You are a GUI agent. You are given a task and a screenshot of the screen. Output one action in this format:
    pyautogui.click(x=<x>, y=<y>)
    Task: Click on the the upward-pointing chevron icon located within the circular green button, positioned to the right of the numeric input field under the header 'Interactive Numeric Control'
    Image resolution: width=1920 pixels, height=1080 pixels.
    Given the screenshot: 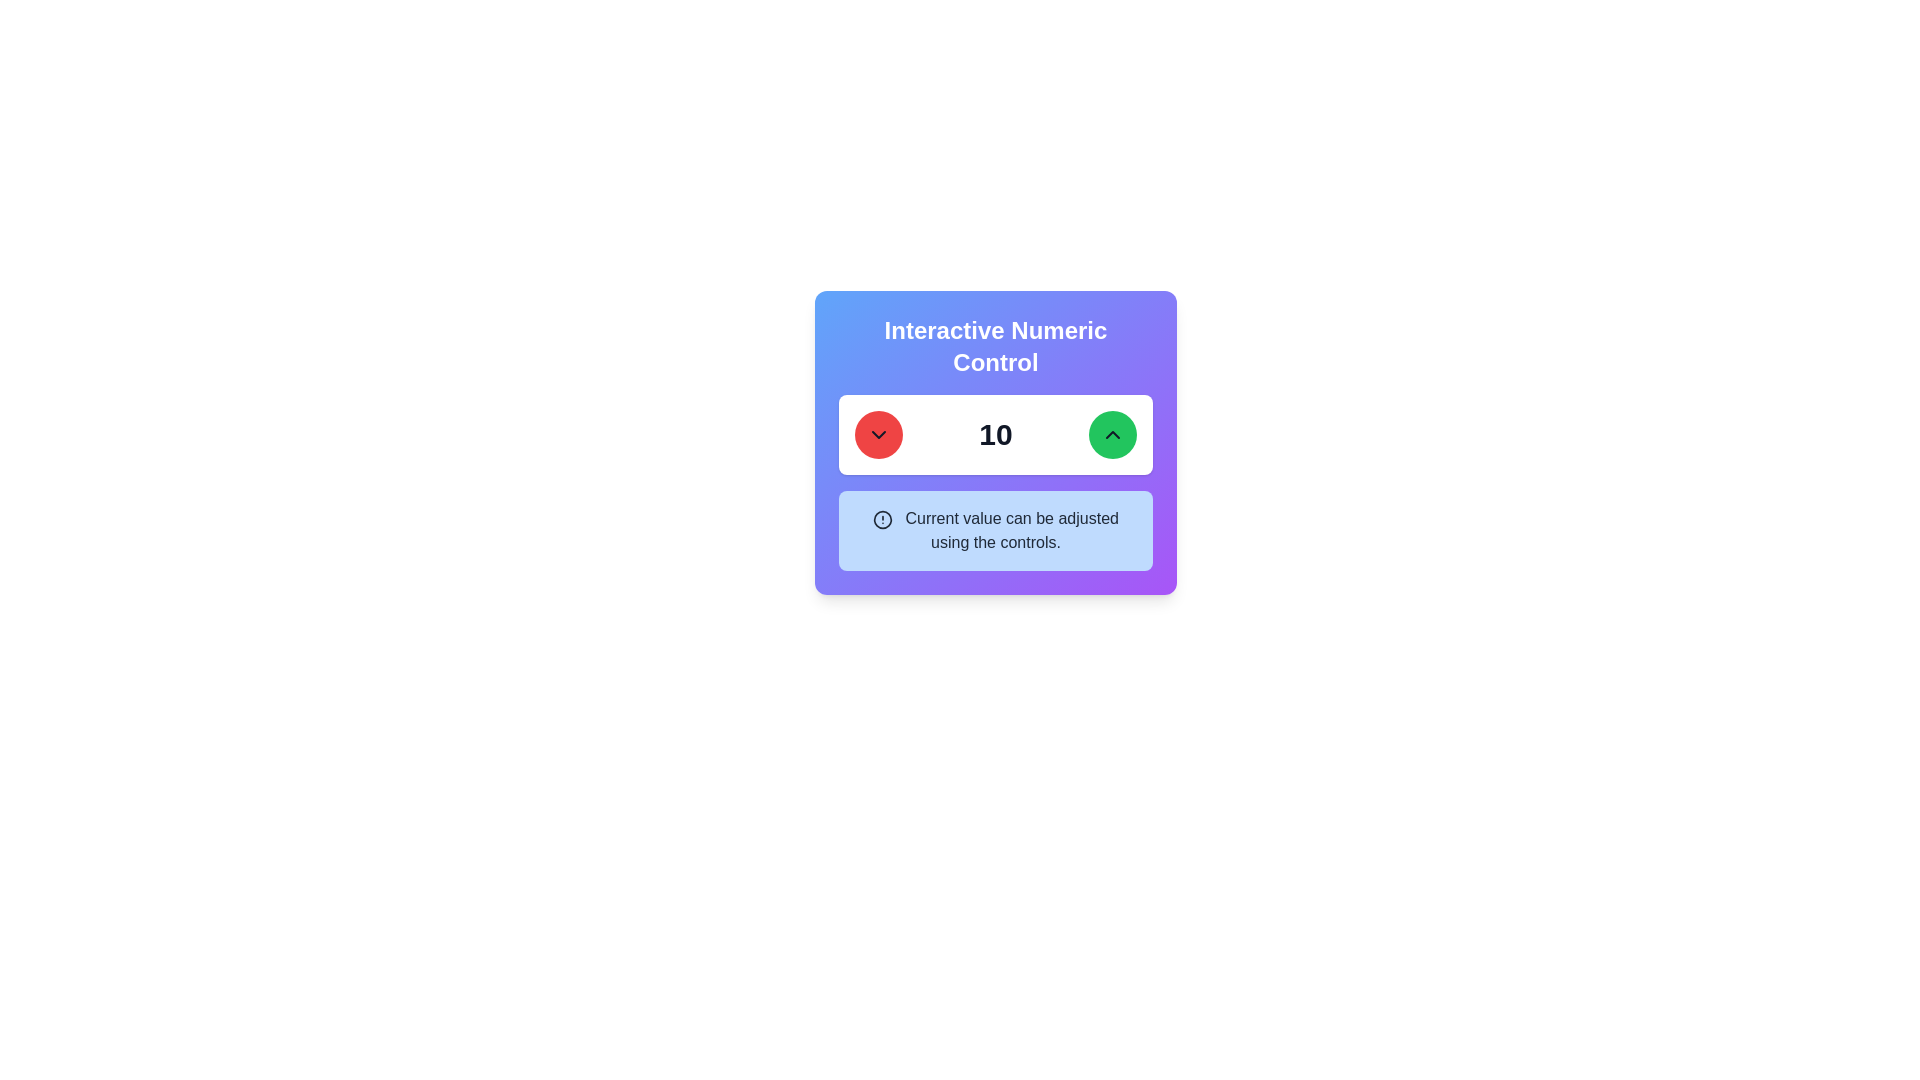 What is the action you would take?
    pyautogui.click(x=1112, y=434)
    